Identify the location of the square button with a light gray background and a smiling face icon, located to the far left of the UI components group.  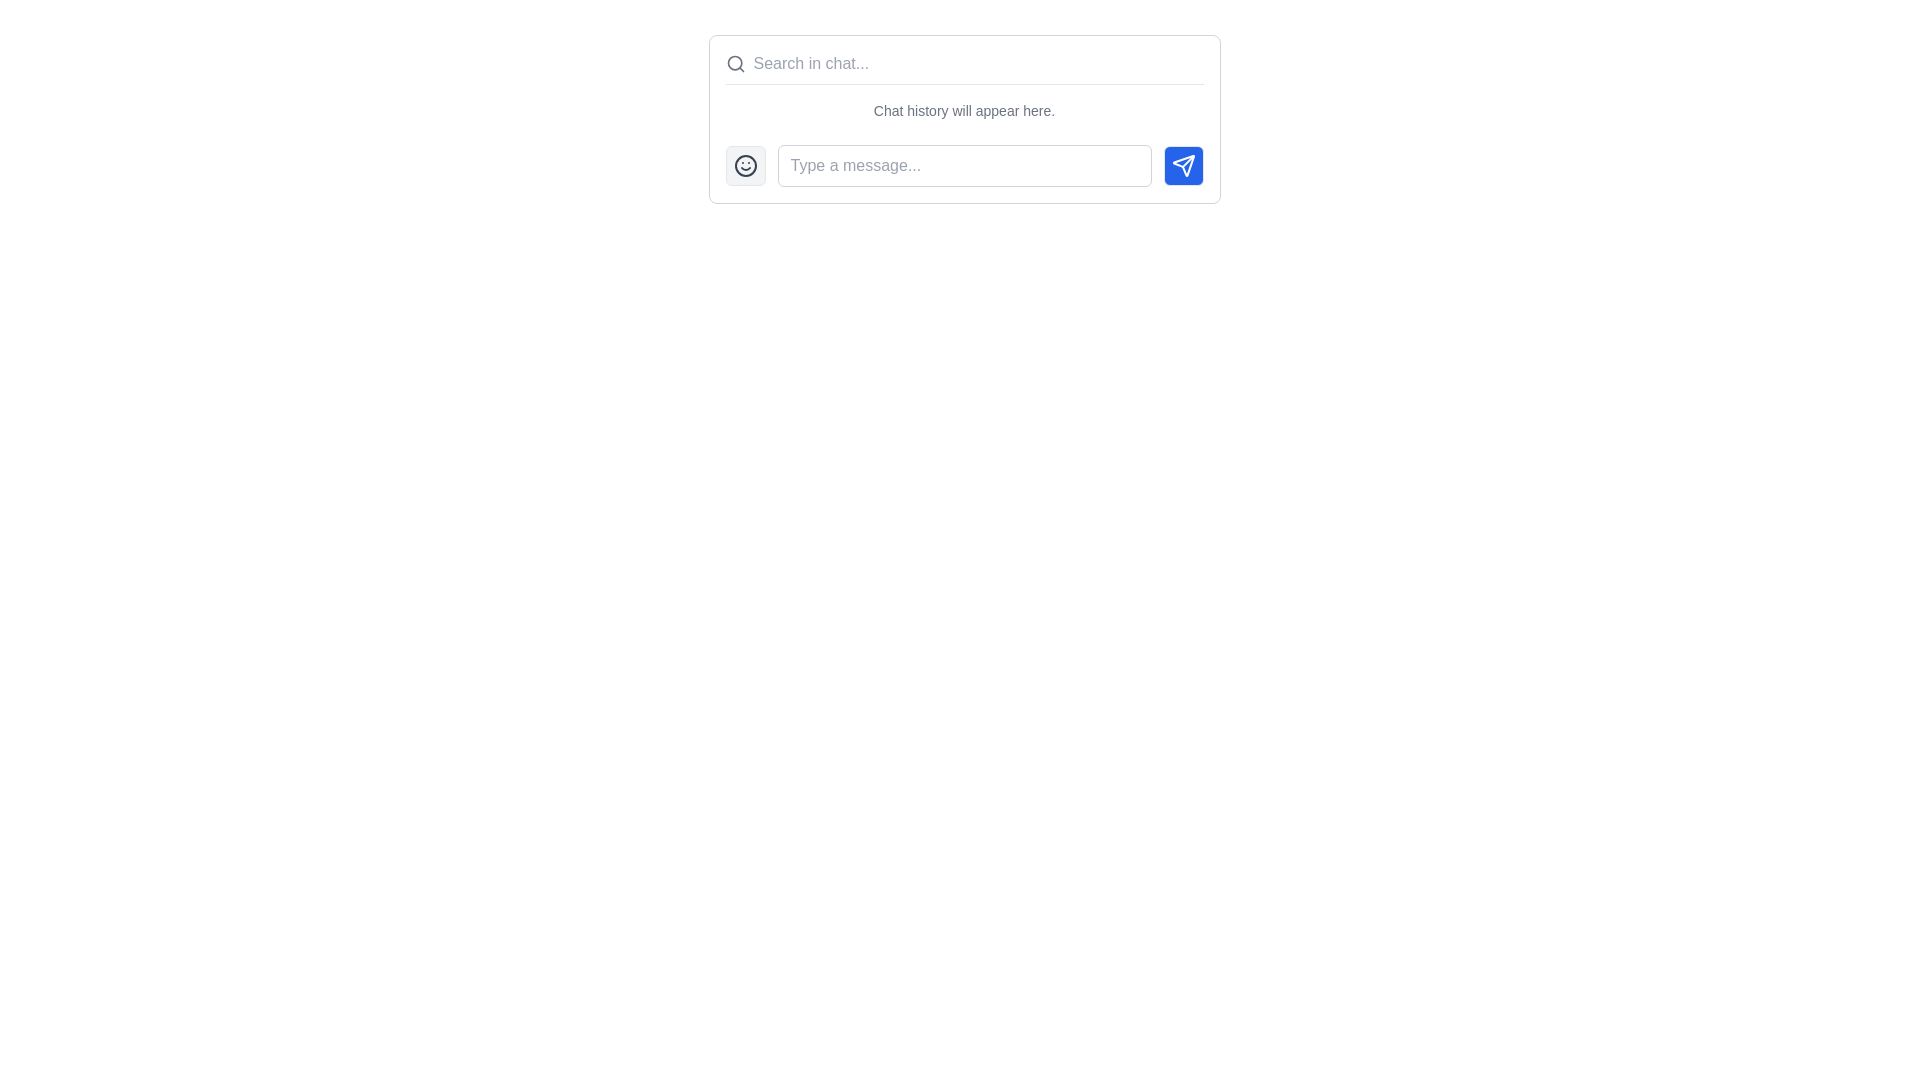
(744, 164).